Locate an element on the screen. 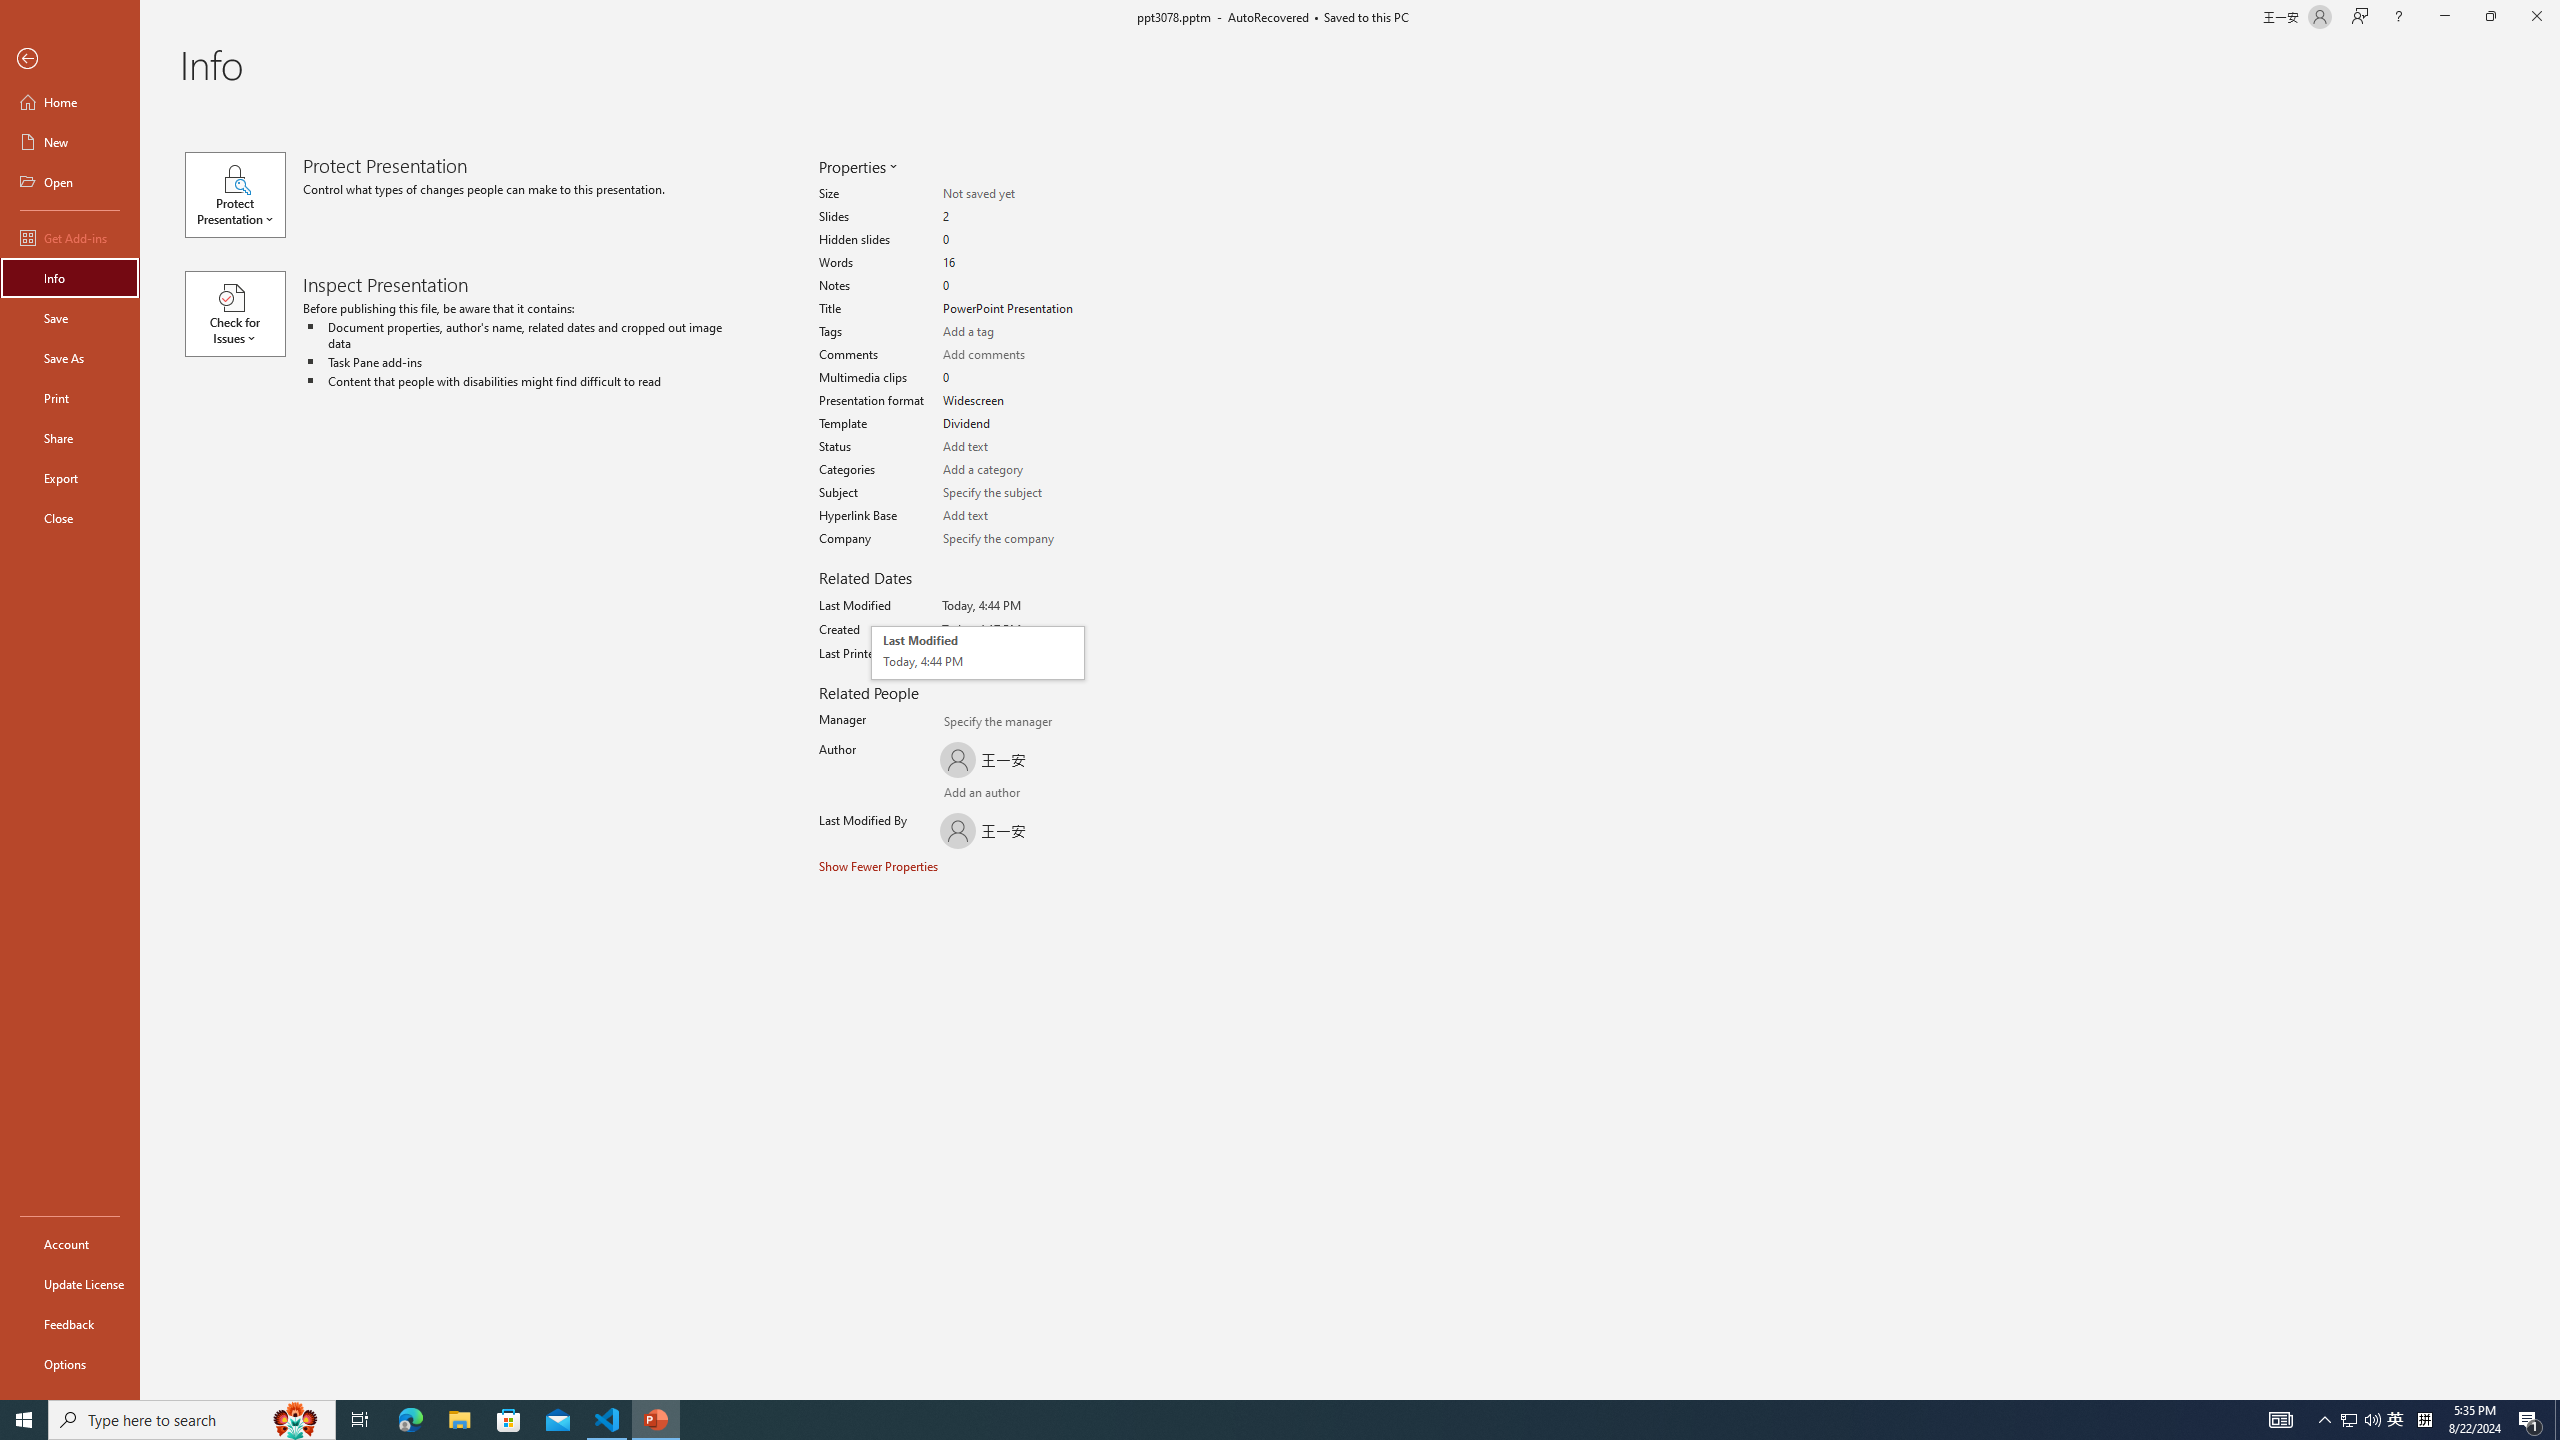  'Title' is located at coordinates (1011, 309).